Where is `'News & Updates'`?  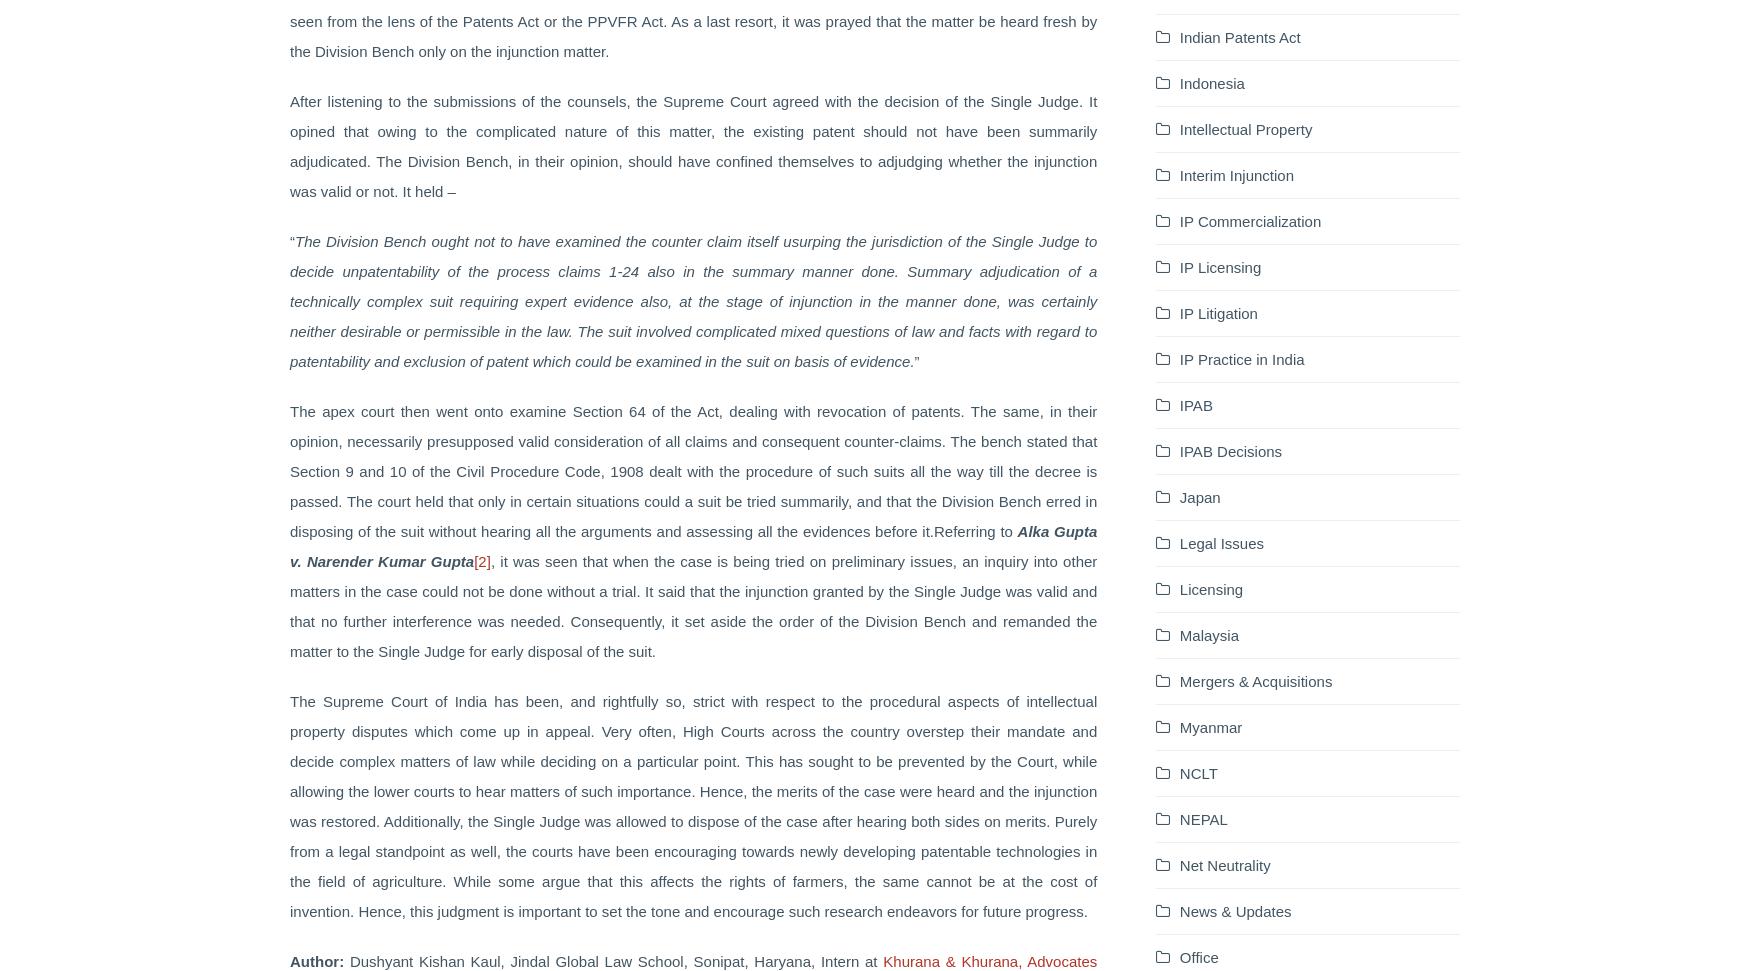 'News & Updates' is located at coordinates (1234, 910).